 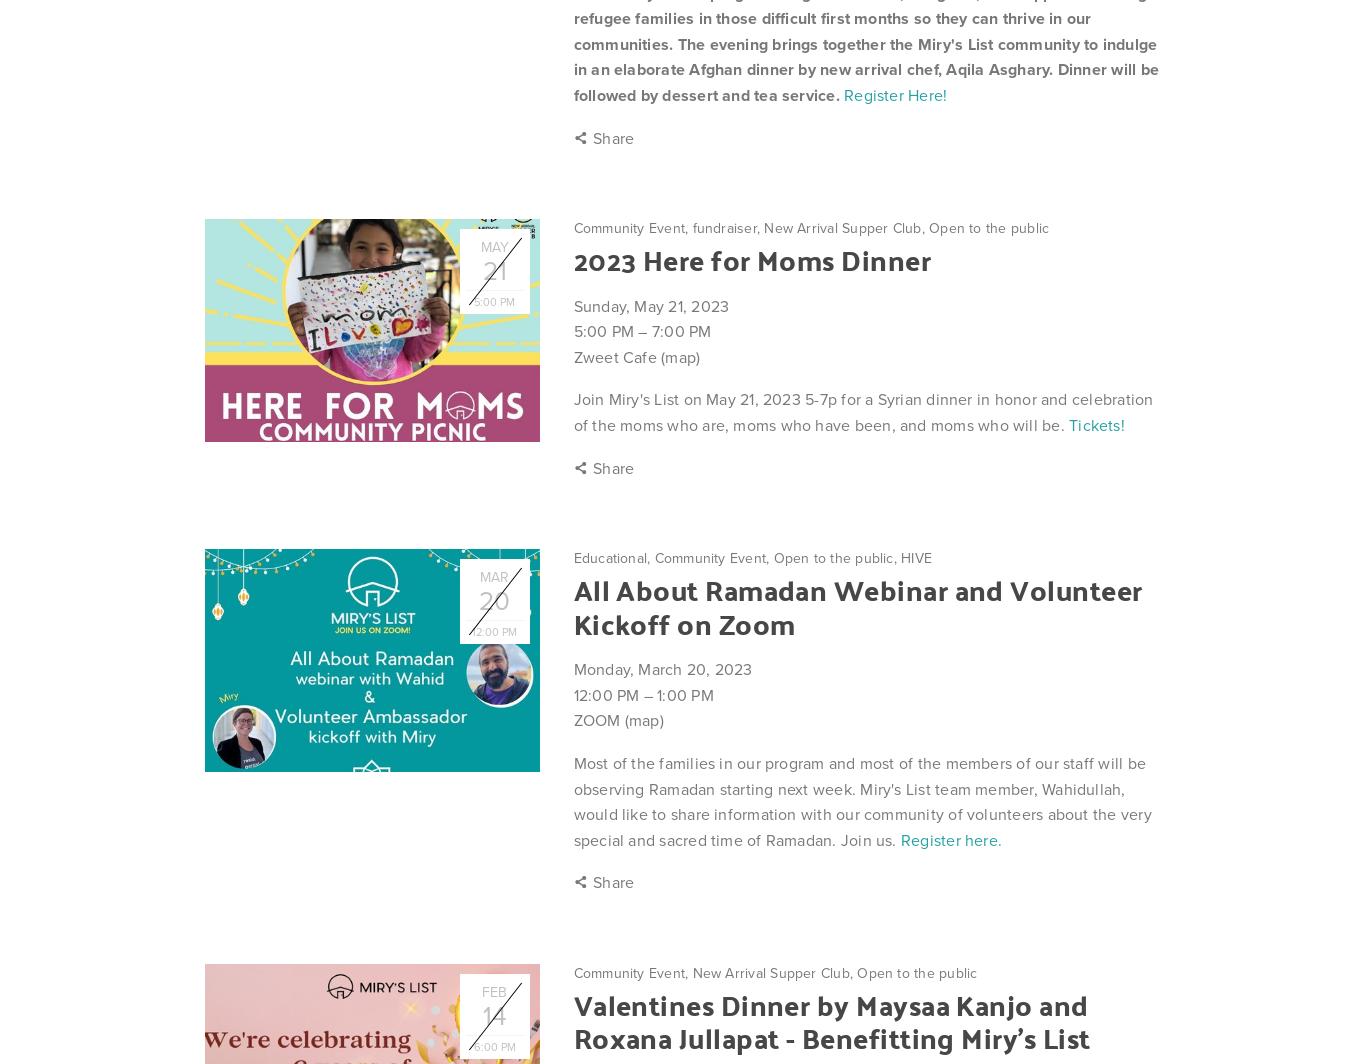 I want to click on 'All About Ramadan Webinar and Volunteer Kickoff on Zoom', so click(x=856, y=605).